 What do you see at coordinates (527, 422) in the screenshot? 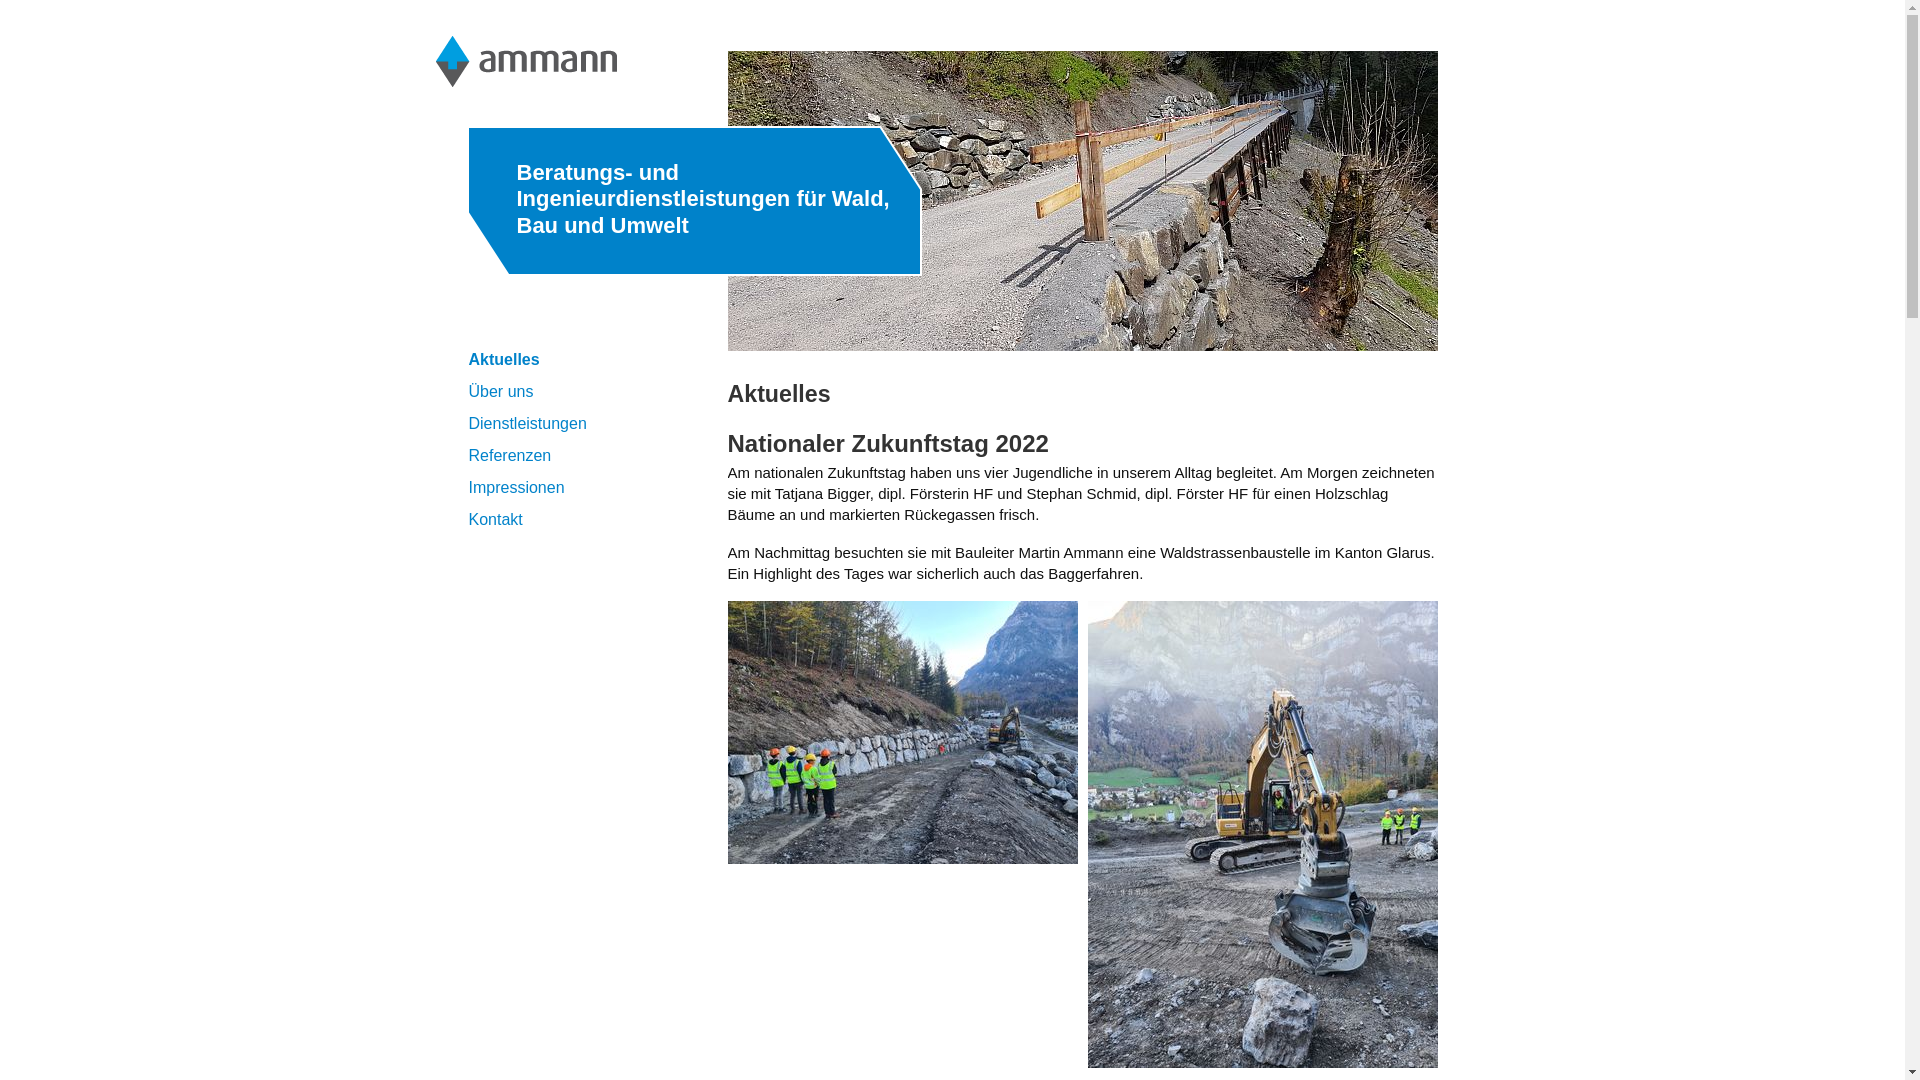
I see `'Dienstleistungen'` at bounding box center [527, 422].